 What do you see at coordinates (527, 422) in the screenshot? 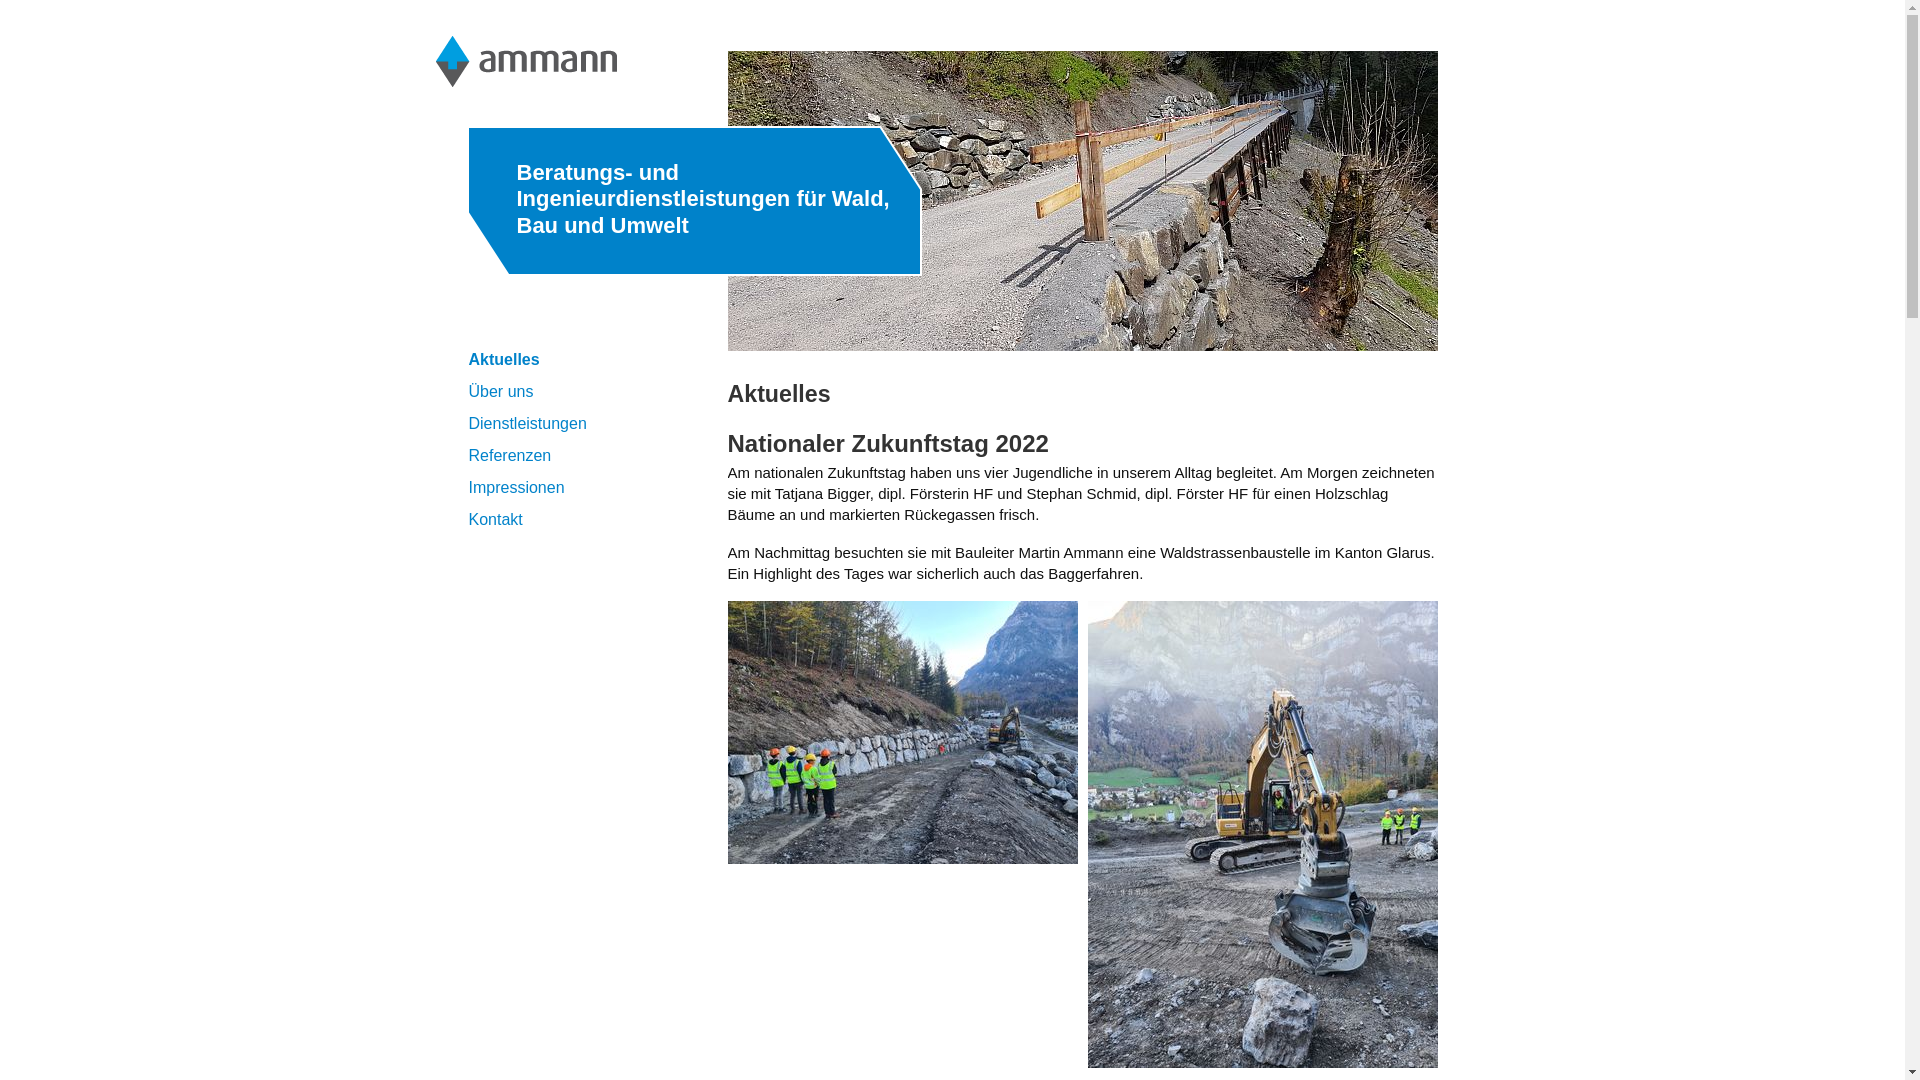
I see `'Dienstleistungen'` at bounding box center [527, 422].